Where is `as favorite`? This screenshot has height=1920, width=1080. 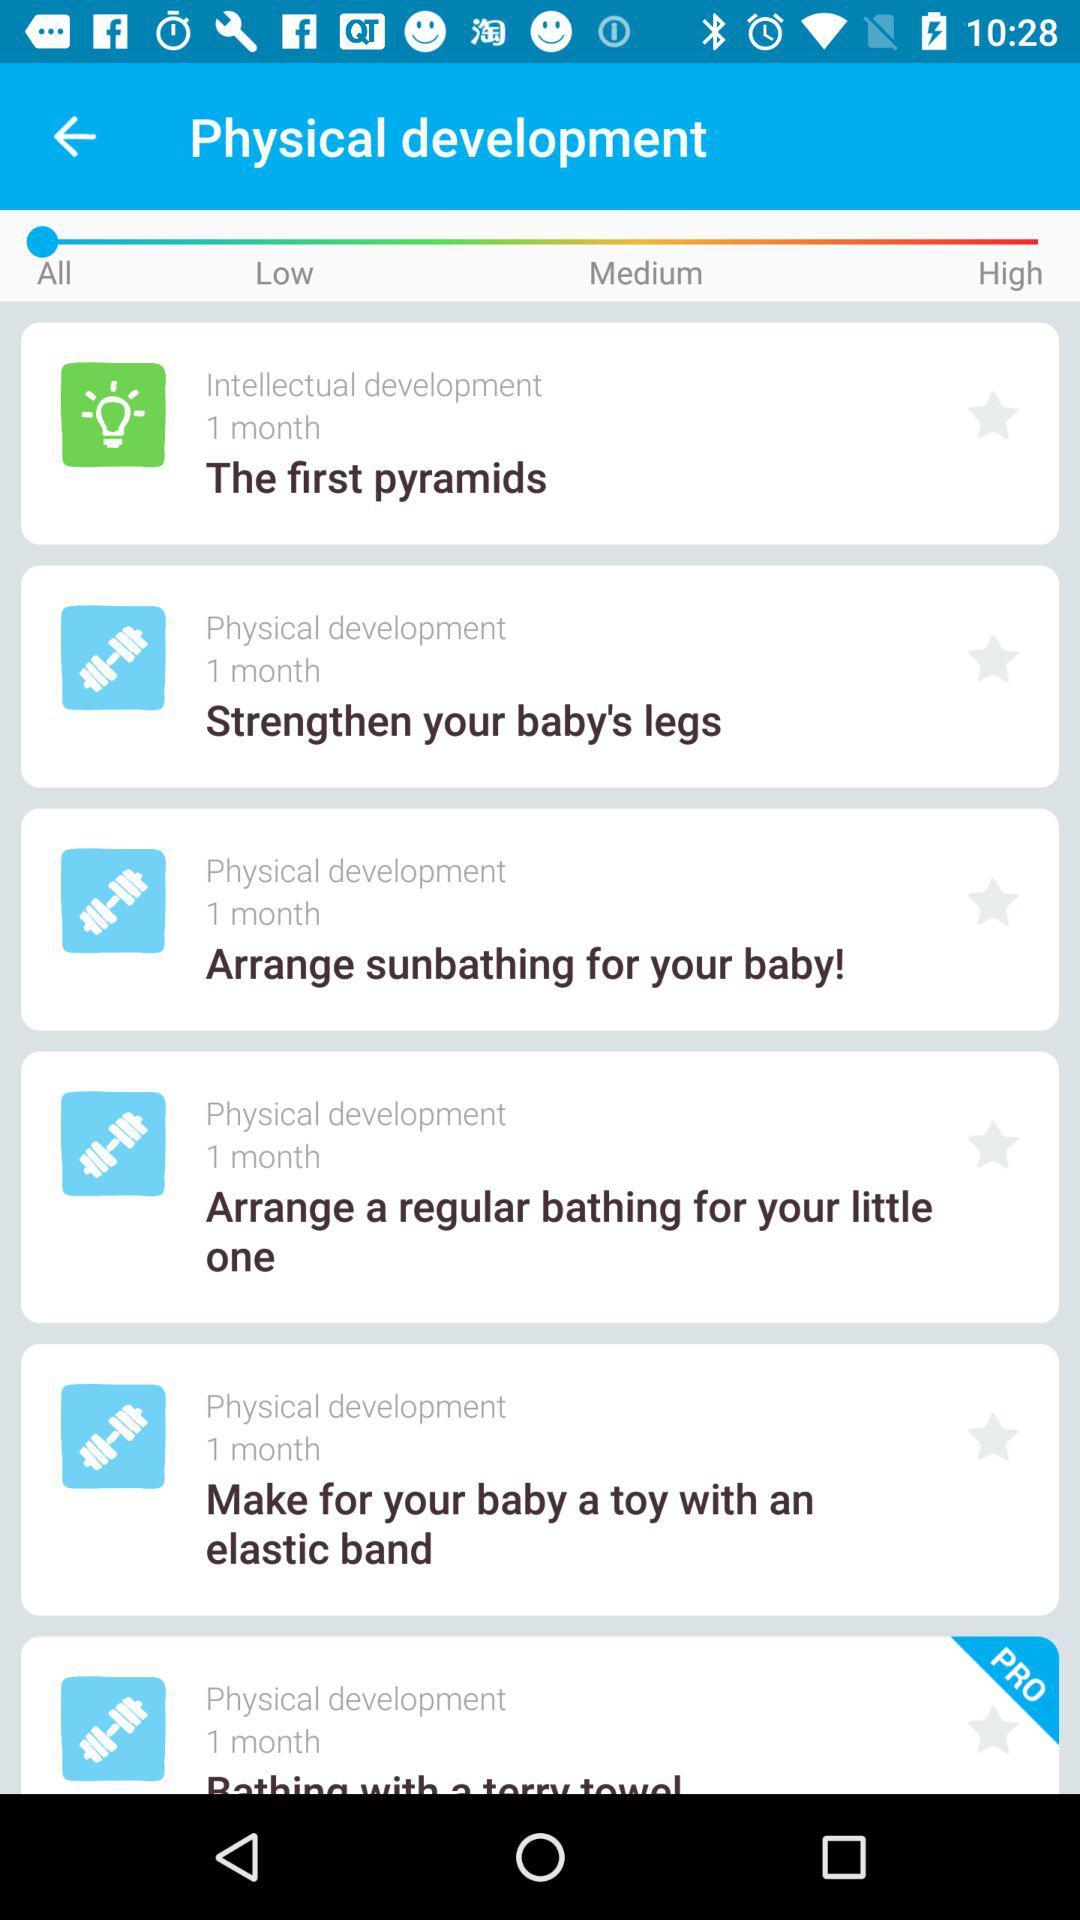 as favorite is located at coordinates (993, 1144).